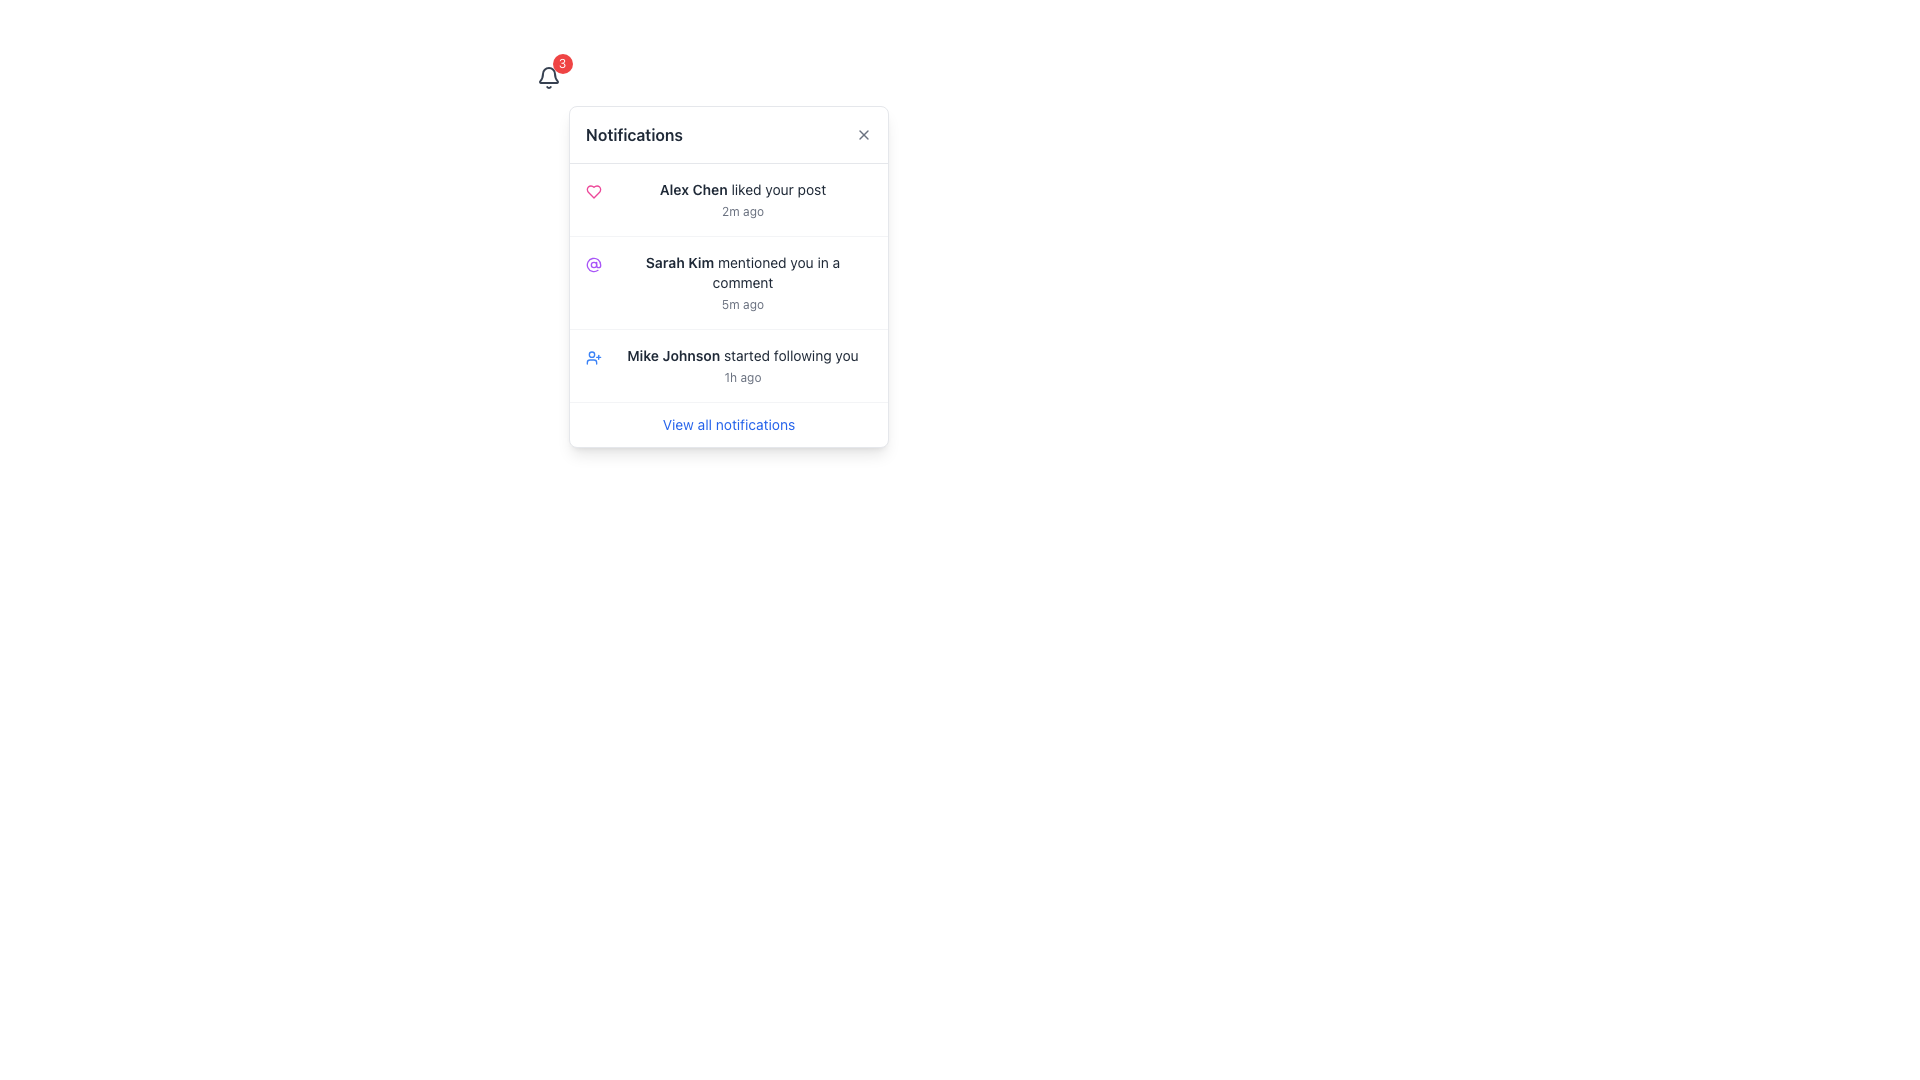  What do you see at coordinates (633, 135) in the screenshot?
I see `the 'Notifications' text label, which is styled in bold dark gray font and located in the header section of the notifications dropdown menu` at bounding box center [633, 135].